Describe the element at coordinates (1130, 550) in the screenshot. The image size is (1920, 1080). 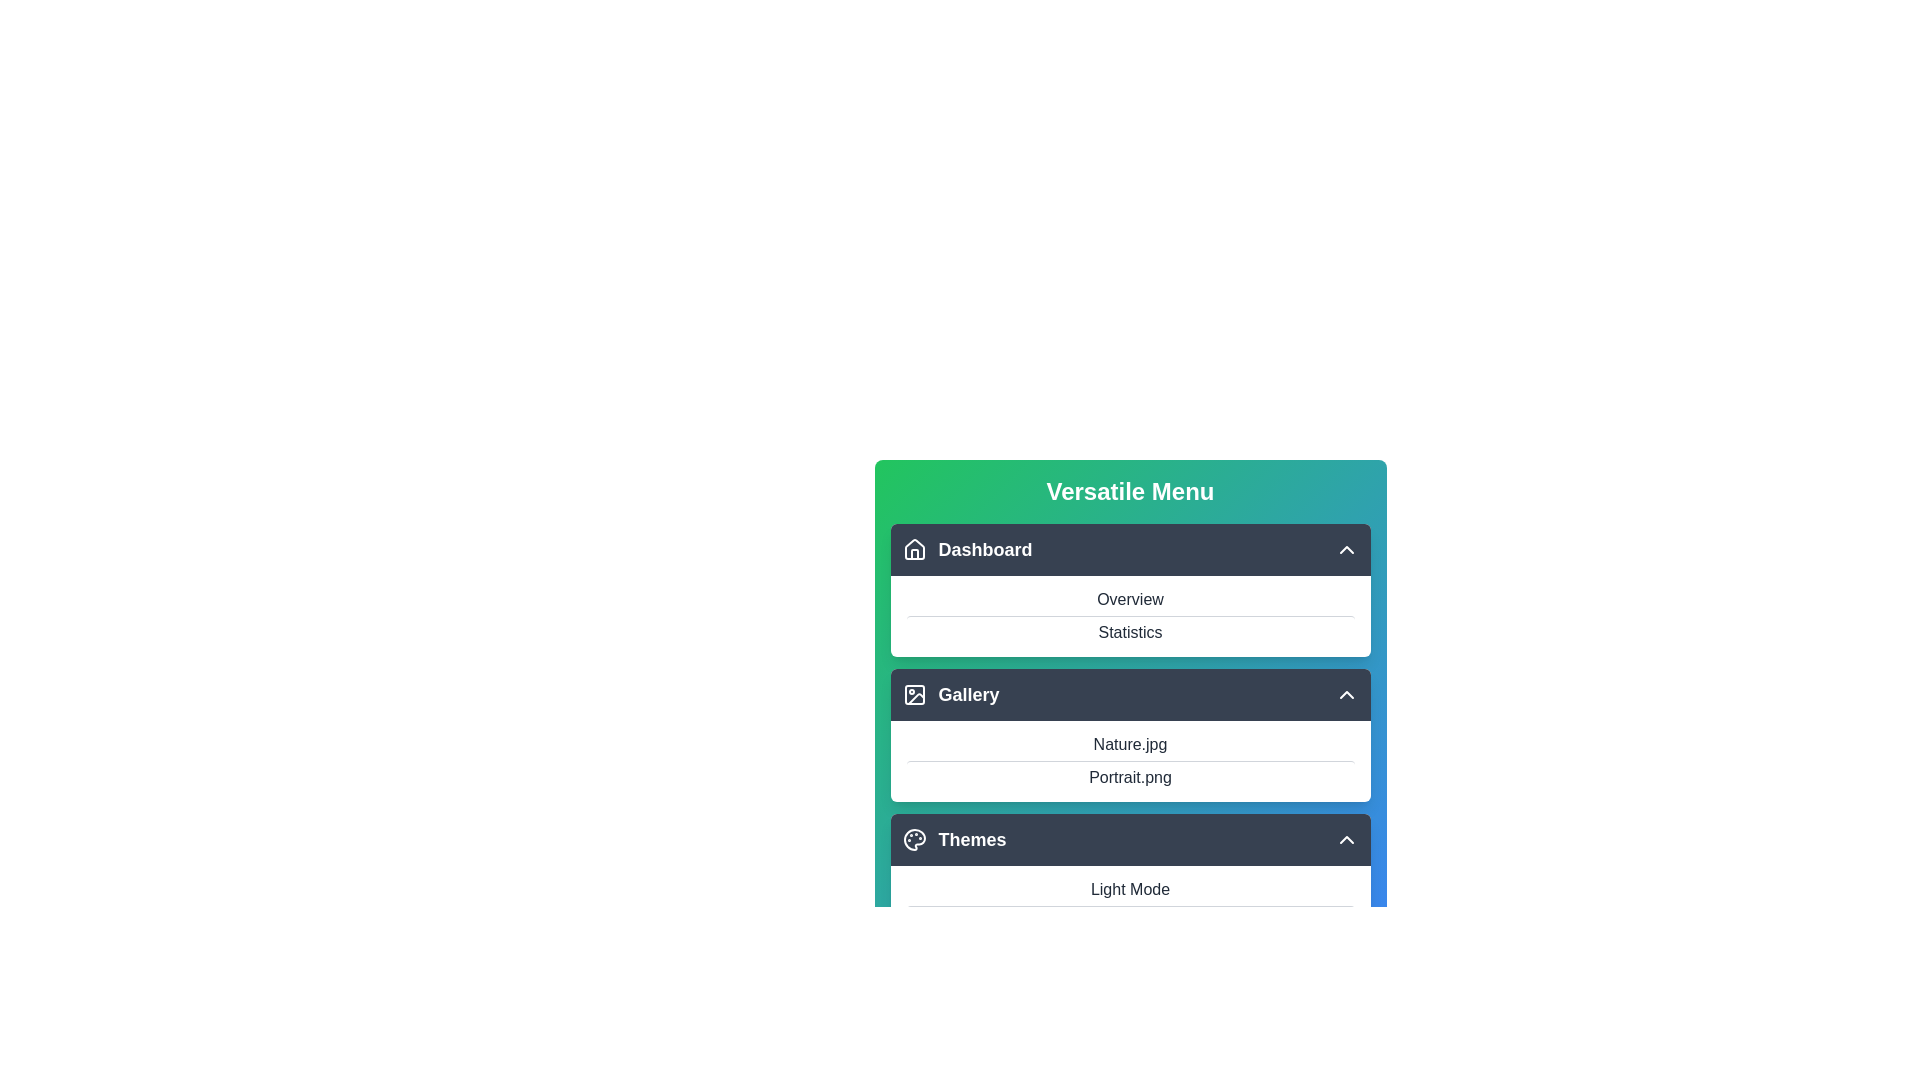
I see `the item Portrait.png from the section Dashboard` at that location.